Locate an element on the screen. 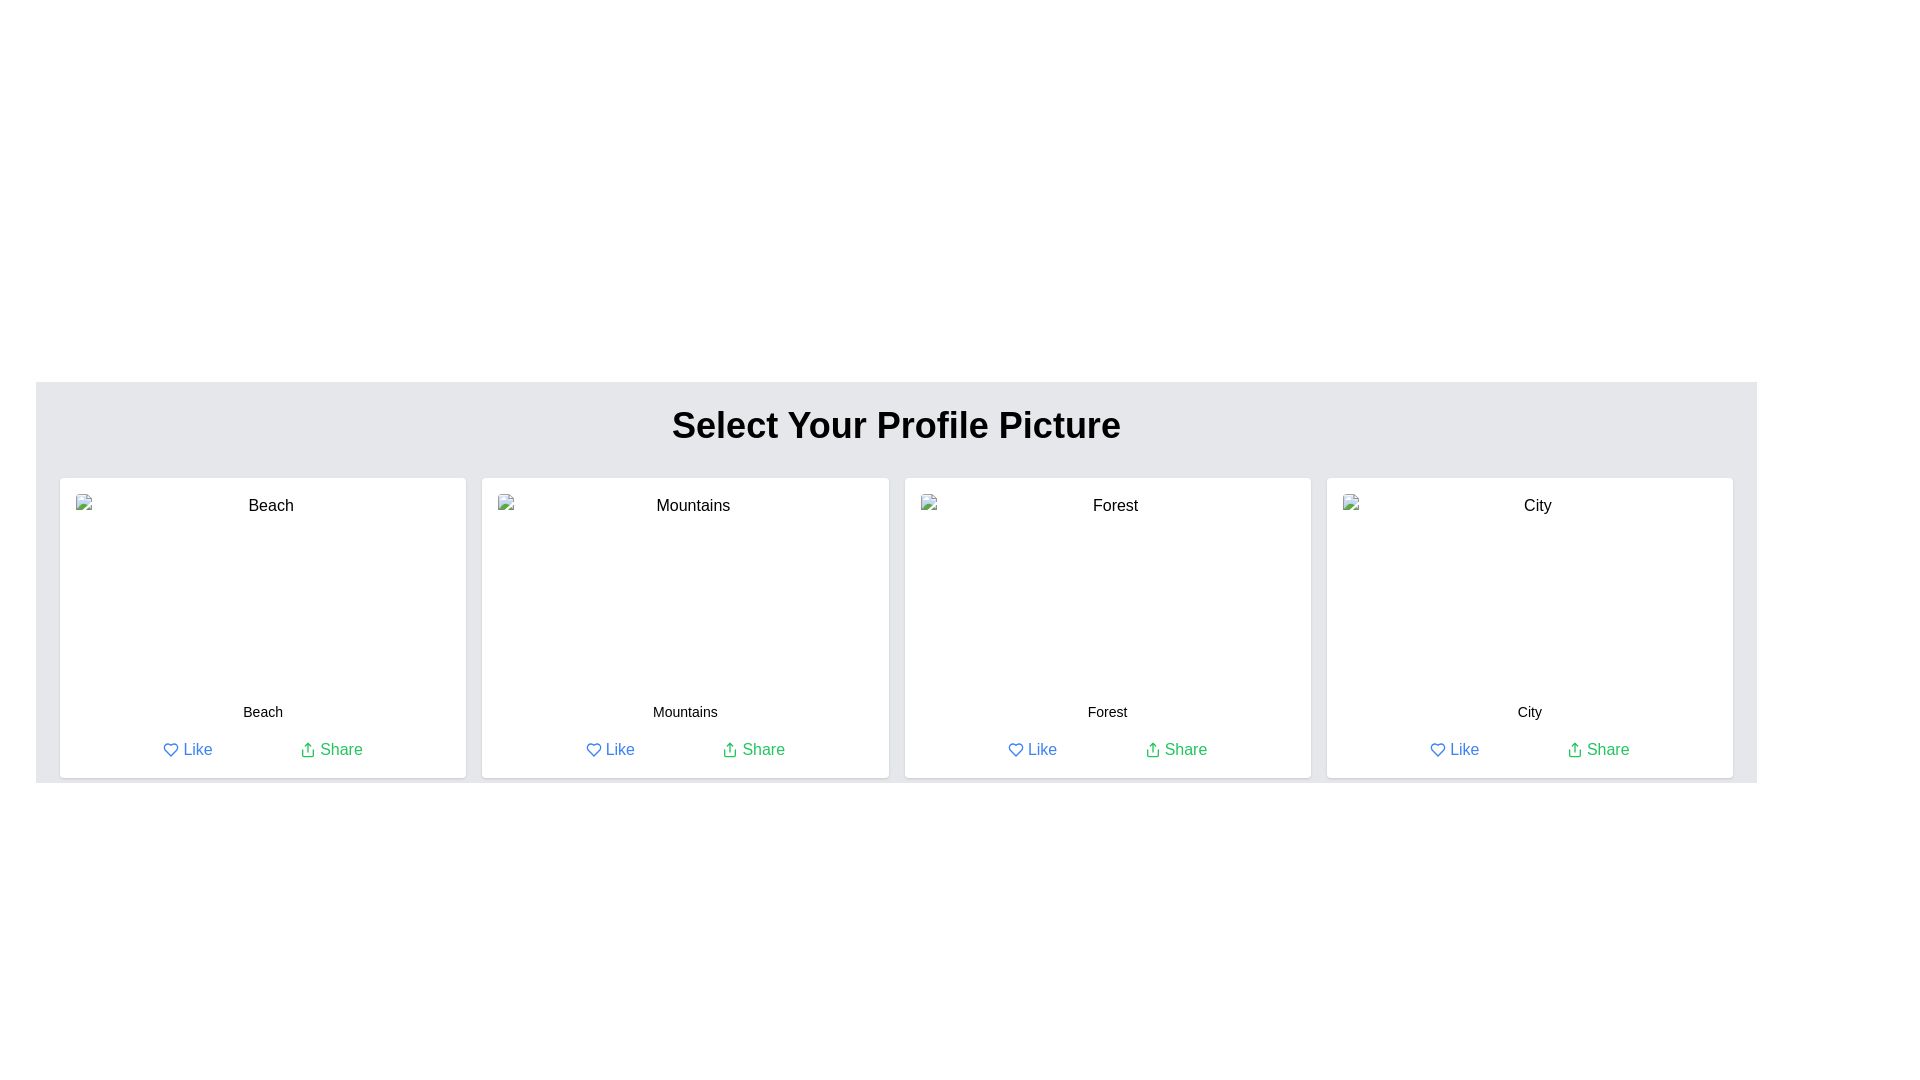  the 'Like' button with a blue text label and heart icon located at the bottom-left corner of the 'Mountains' card, above the 'Share' button is located at coordinates (608, 749).